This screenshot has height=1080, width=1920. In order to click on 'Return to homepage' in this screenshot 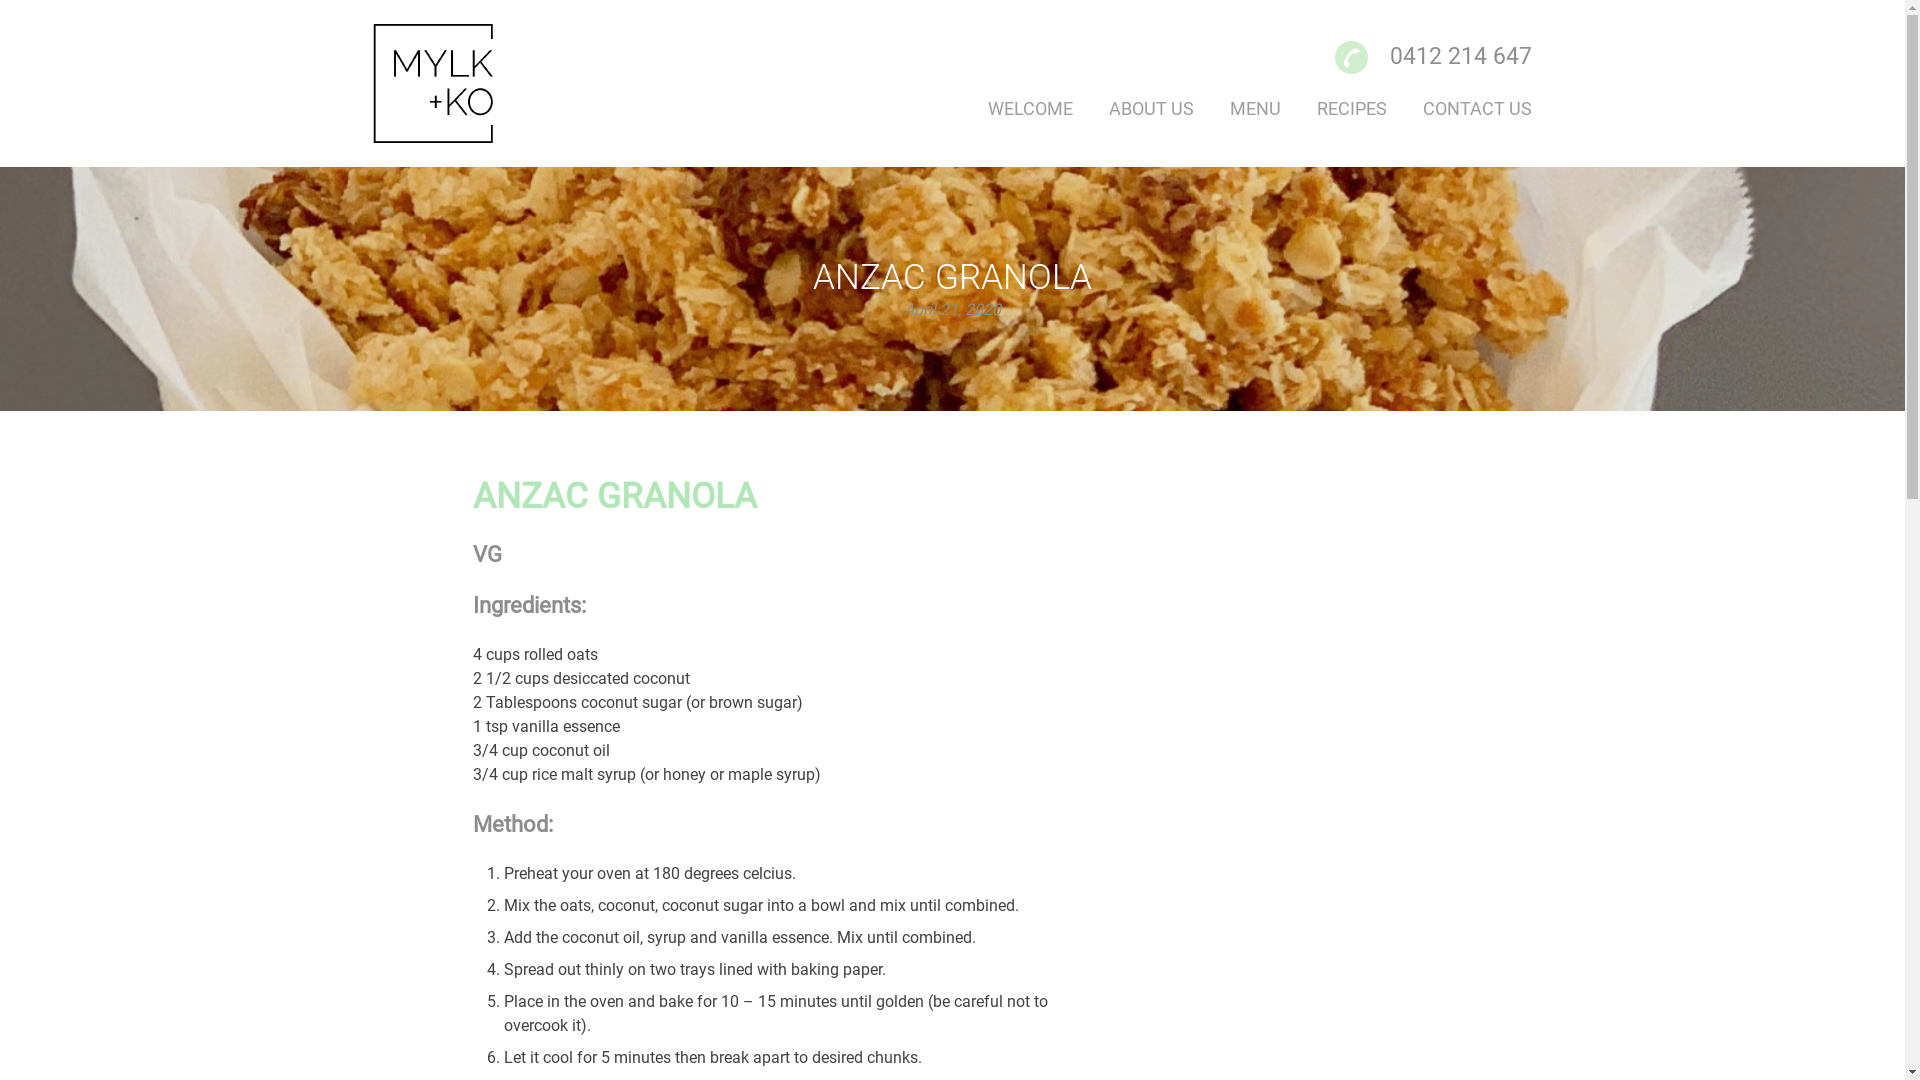, I will do `click(455, 82)`.